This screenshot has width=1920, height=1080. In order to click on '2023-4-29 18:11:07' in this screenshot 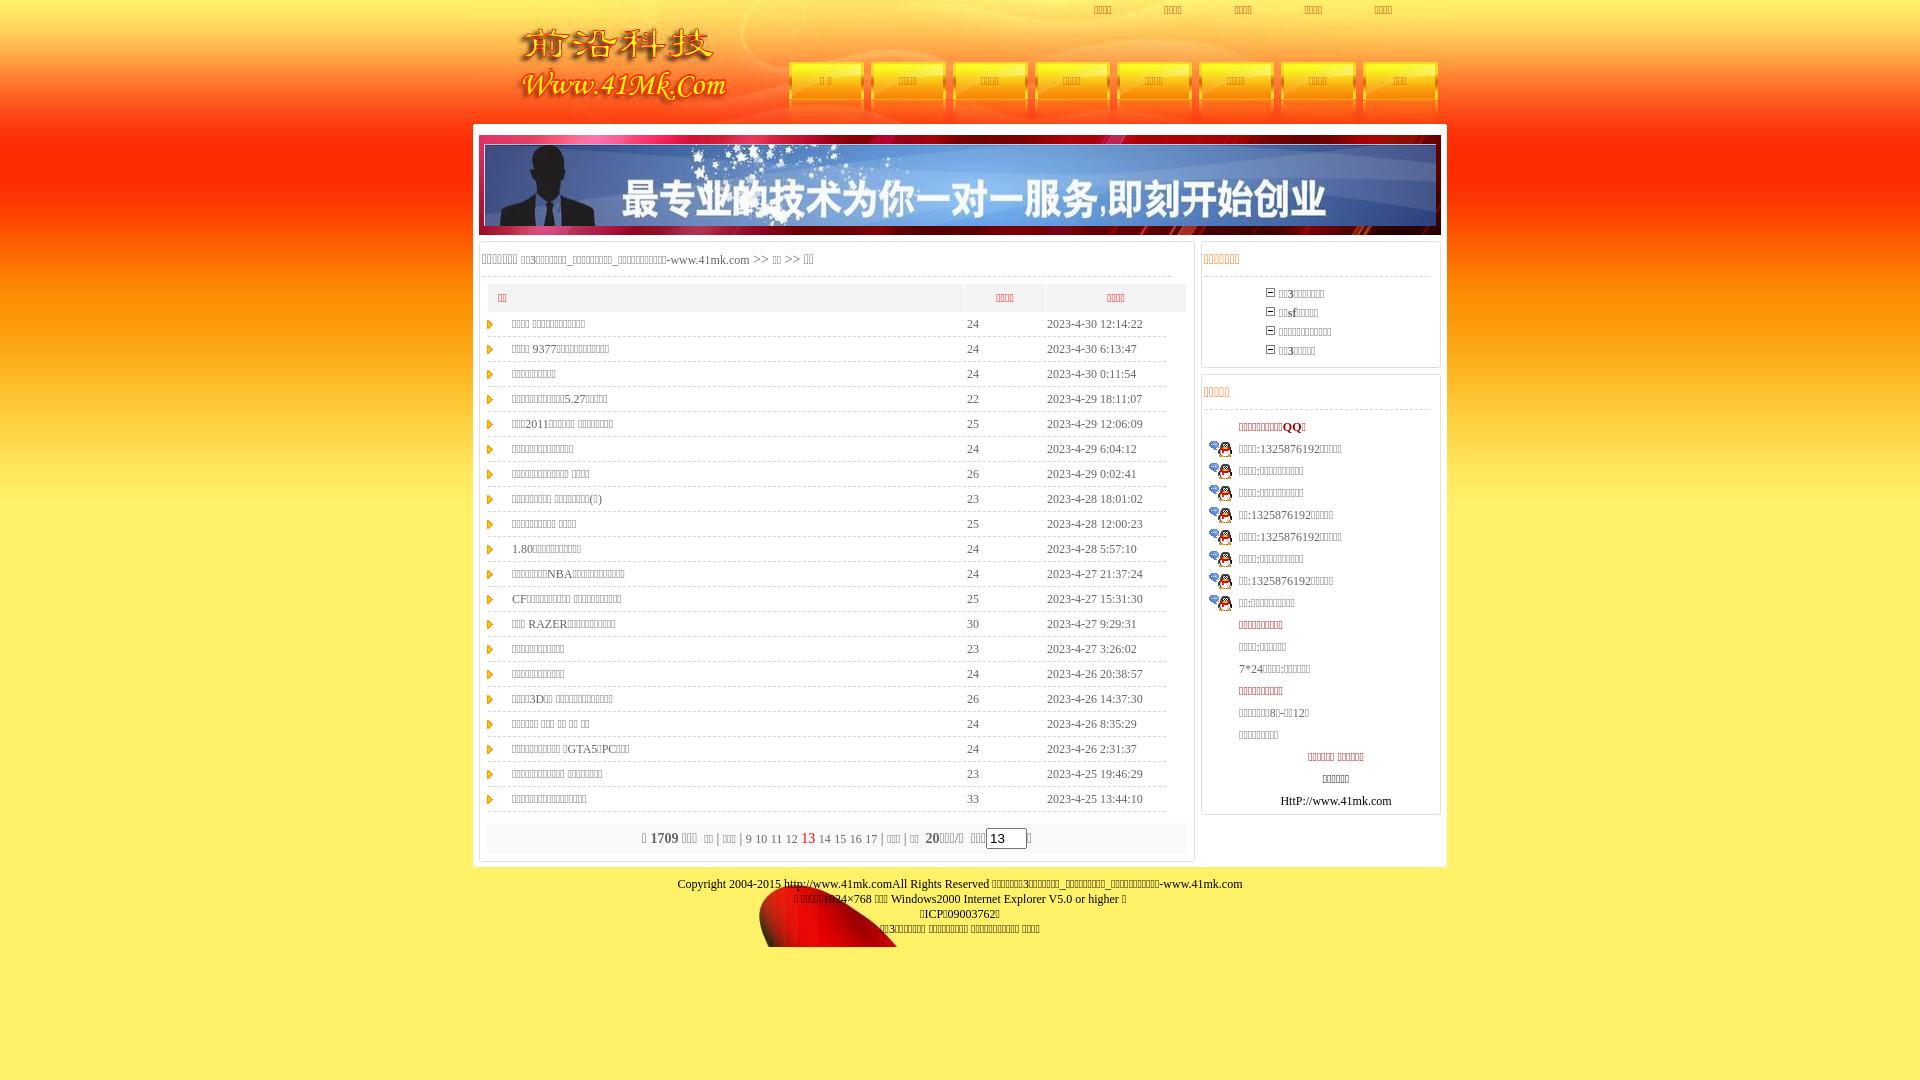, I will do `click(1093, 398)`.